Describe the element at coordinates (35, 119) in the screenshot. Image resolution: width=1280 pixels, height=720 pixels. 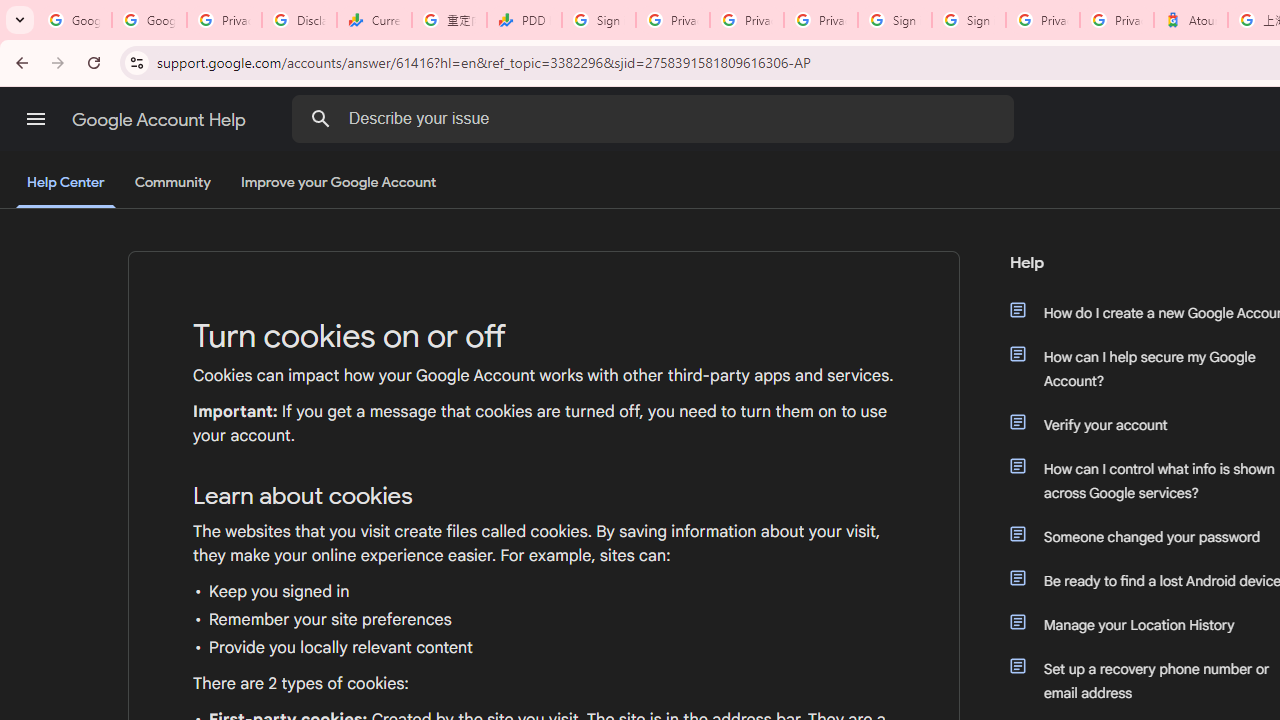
I see `'Main menu'` at that location.